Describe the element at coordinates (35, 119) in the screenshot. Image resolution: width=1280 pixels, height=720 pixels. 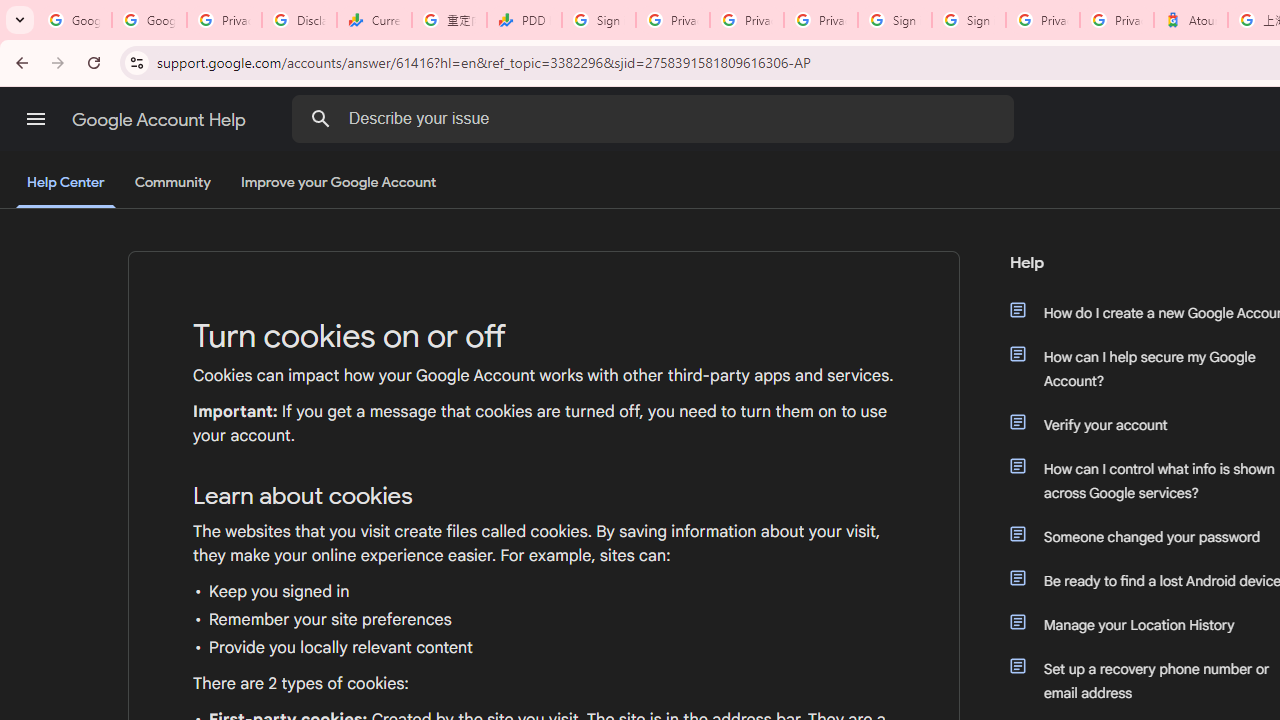
I see `'Main menu'` at that location.